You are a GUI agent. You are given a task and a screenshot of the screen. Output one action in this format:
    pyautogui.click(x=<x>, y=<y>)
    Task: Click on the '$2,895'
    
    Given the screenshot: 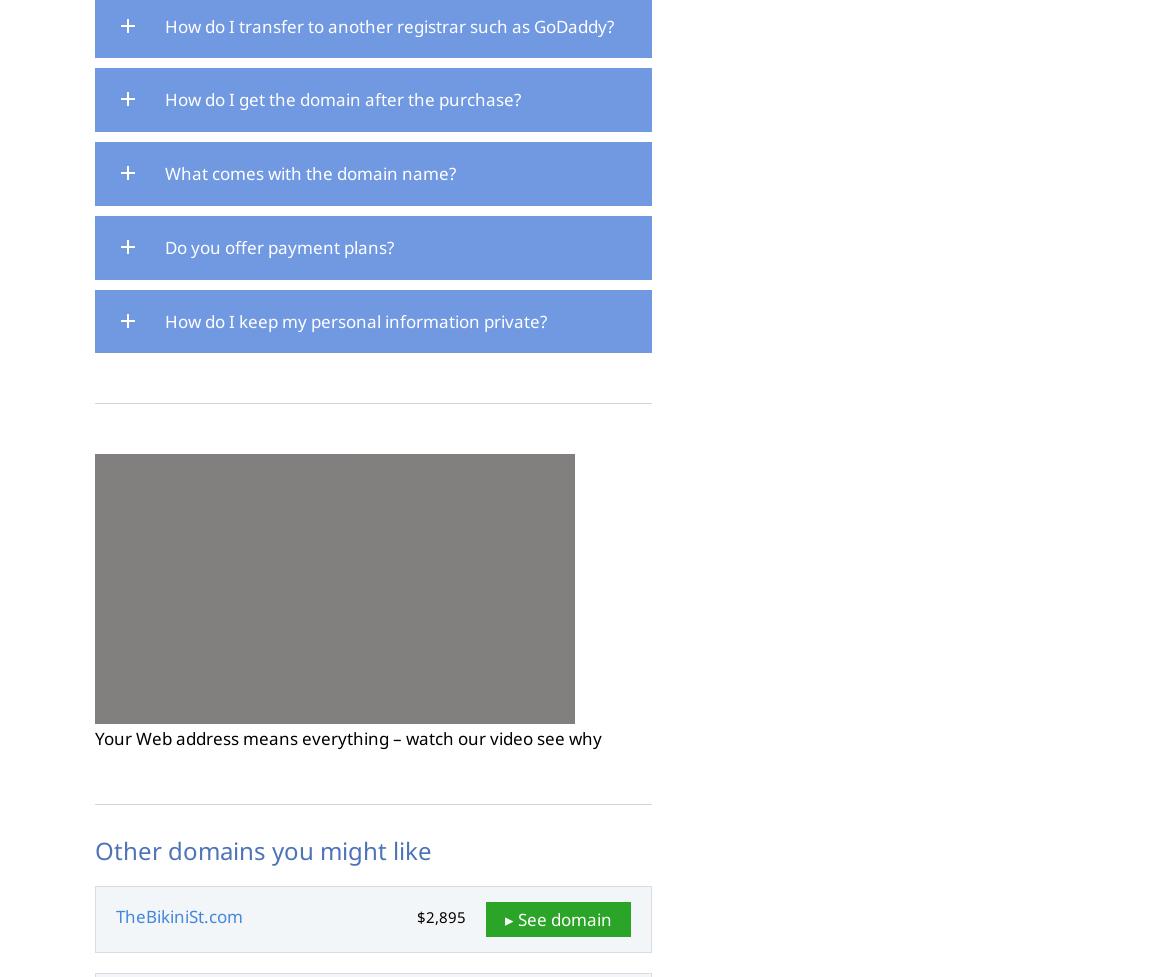 What is the action you would take?
    pyautogui.click(x=441, y=916)
    